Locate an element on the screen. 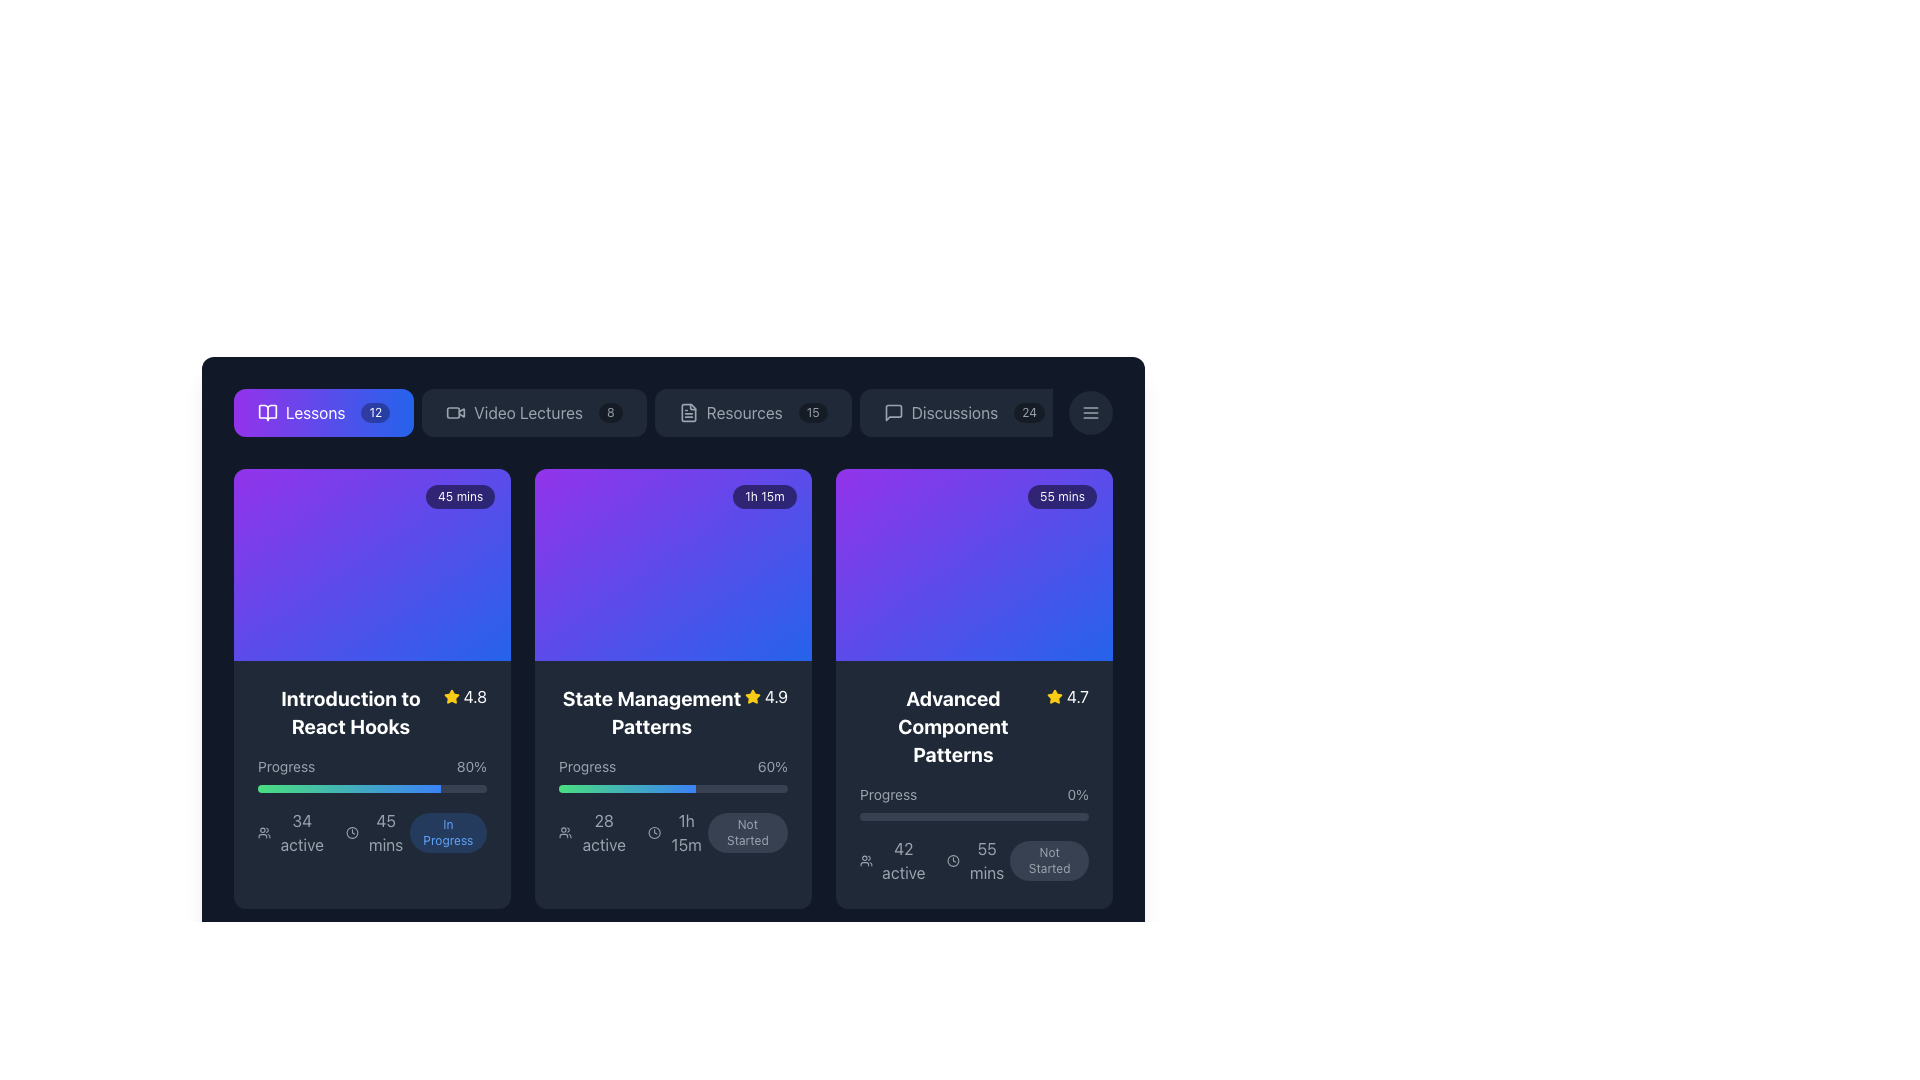  progress is located at coordinates (284, 788).